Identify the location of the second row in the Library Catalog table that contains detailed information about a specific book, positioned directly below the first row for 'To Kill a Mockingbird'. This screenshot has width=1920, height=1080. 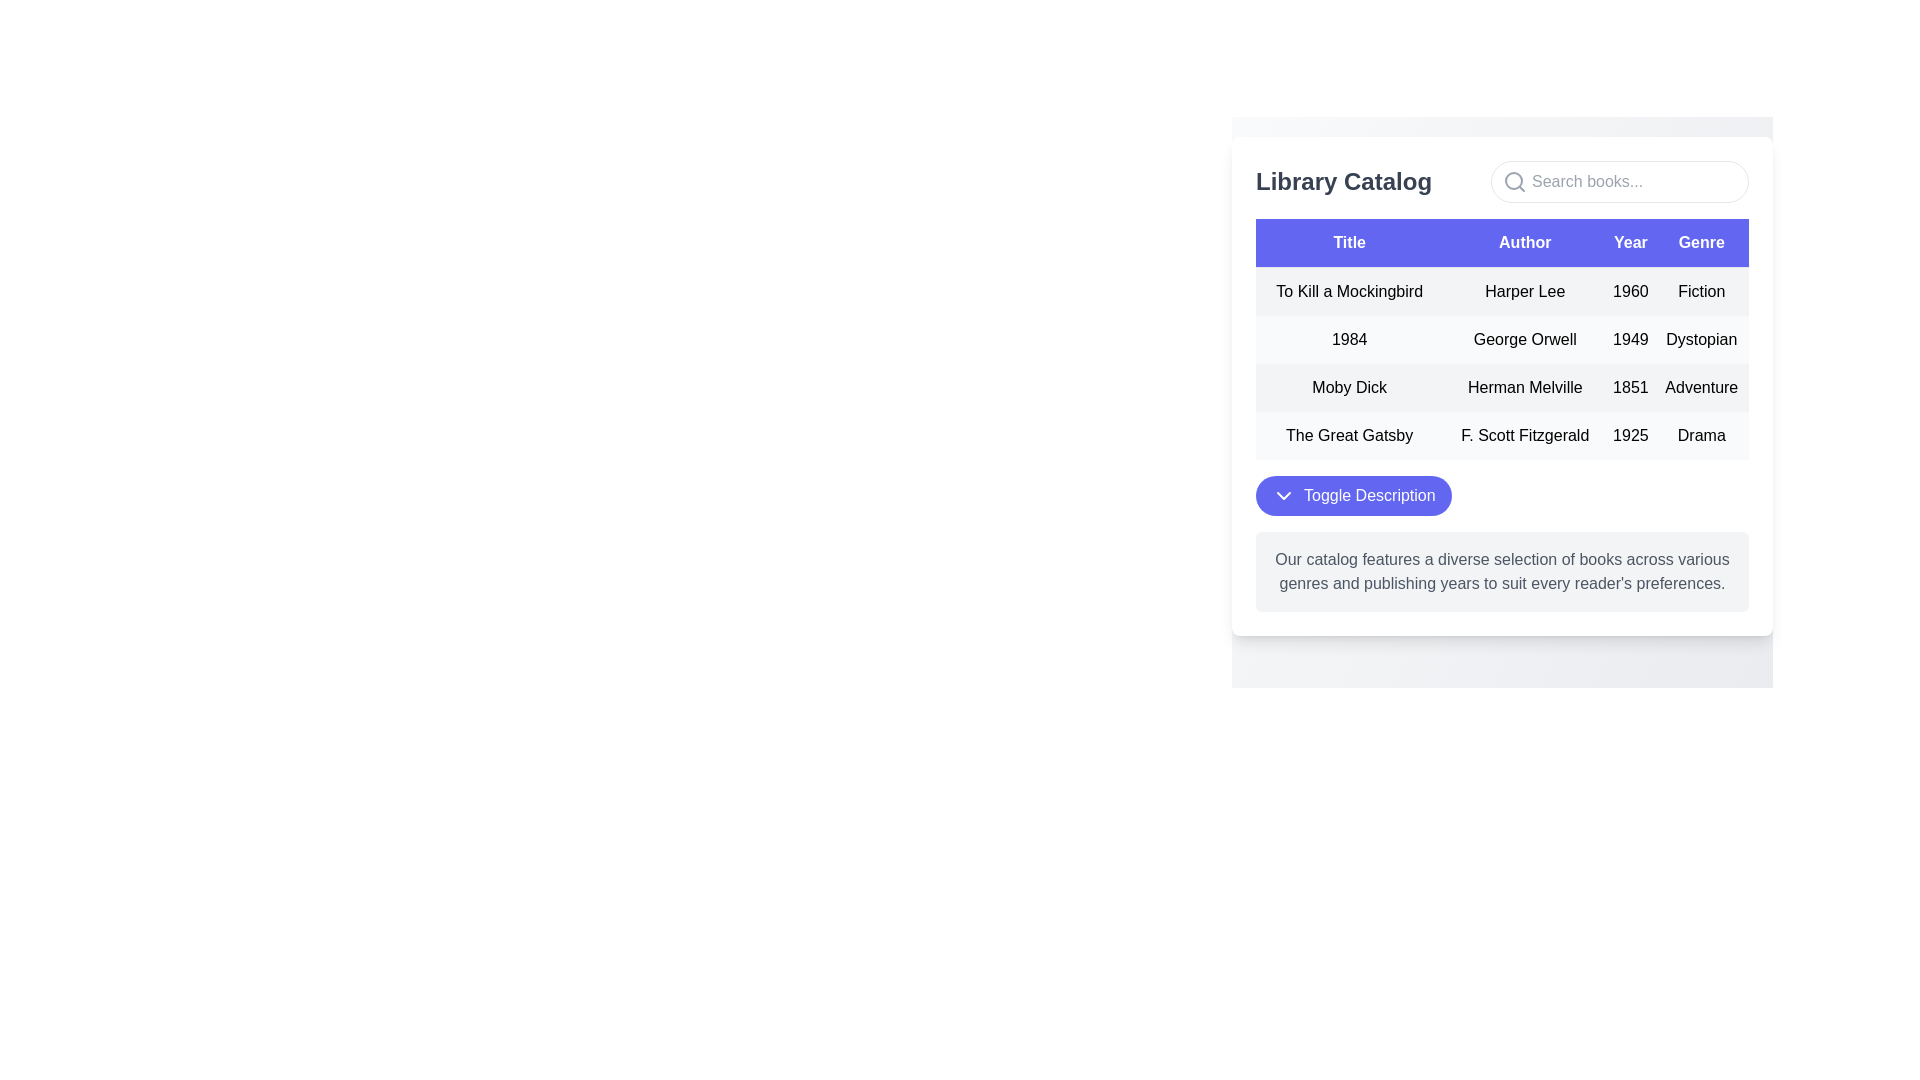
(1502, 338).